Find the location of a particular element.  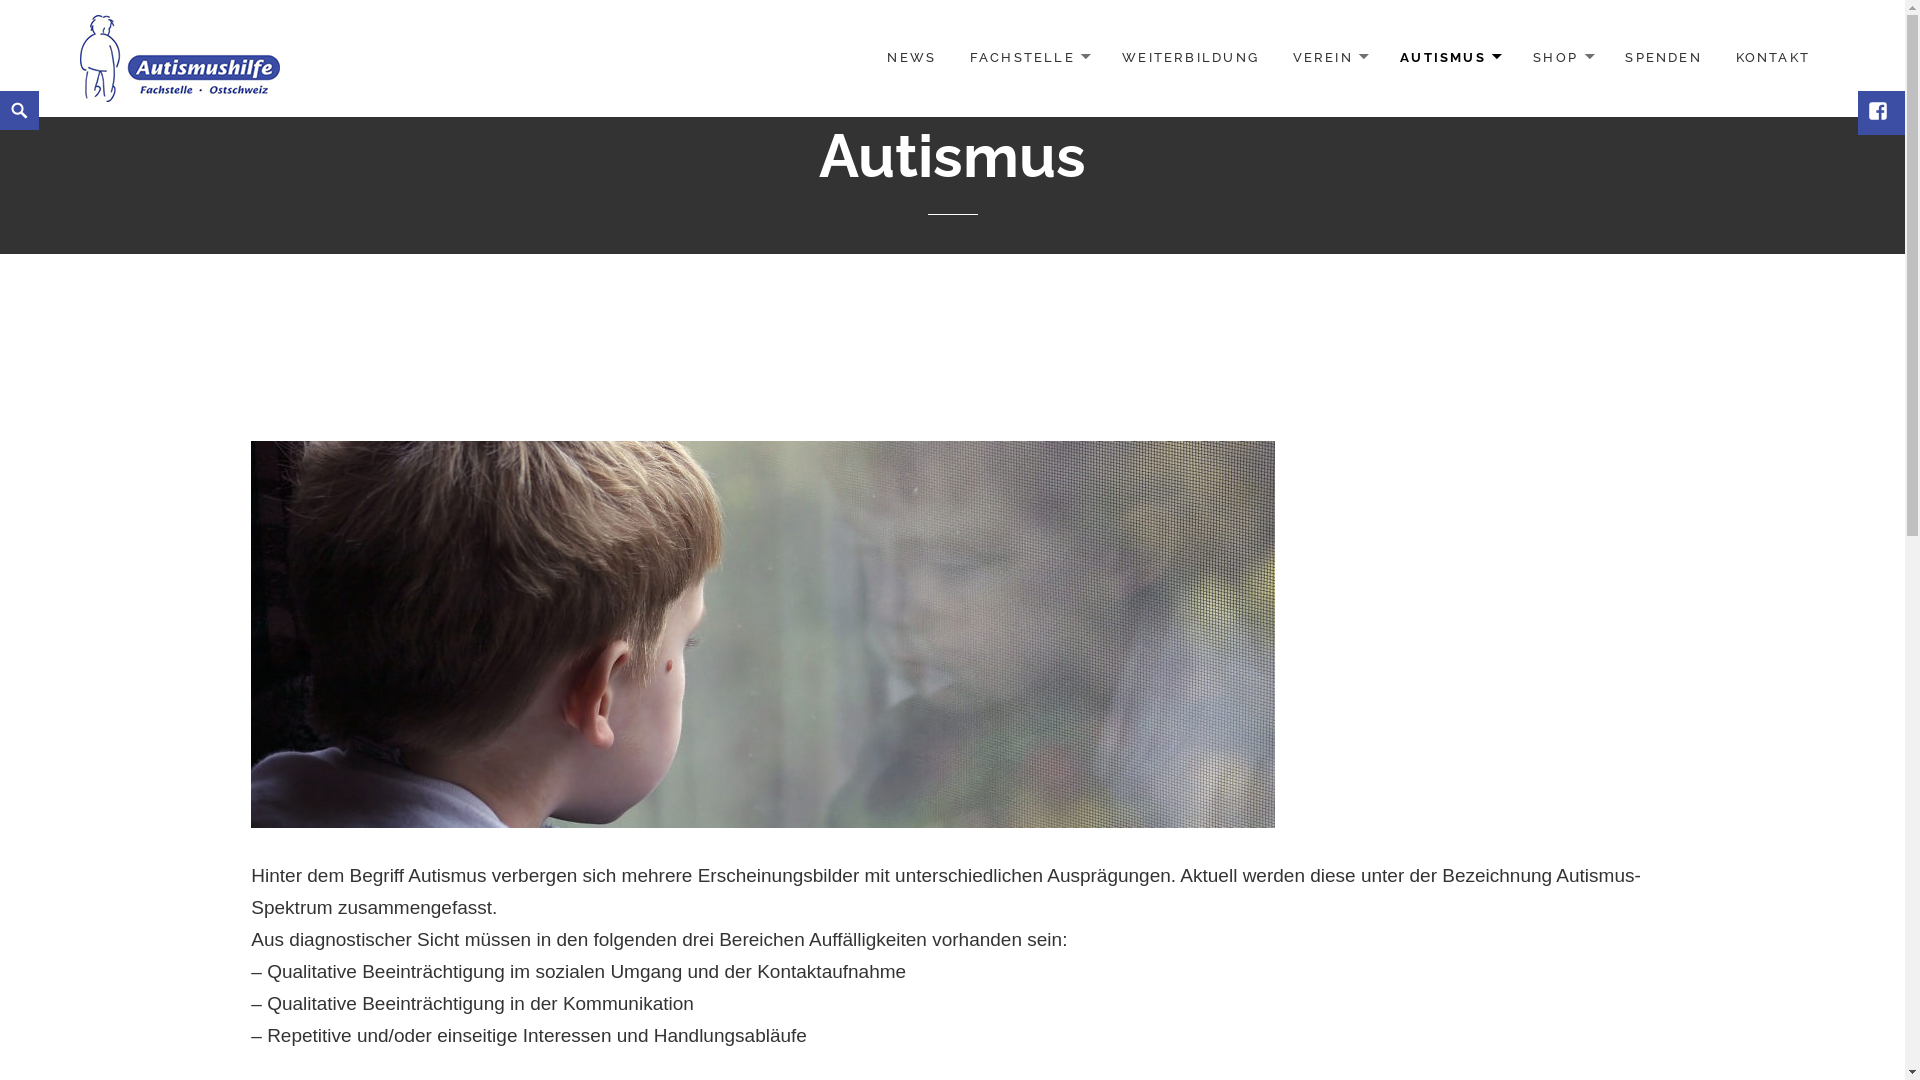

'VEREIN' is located at coordinates (1276, 57).